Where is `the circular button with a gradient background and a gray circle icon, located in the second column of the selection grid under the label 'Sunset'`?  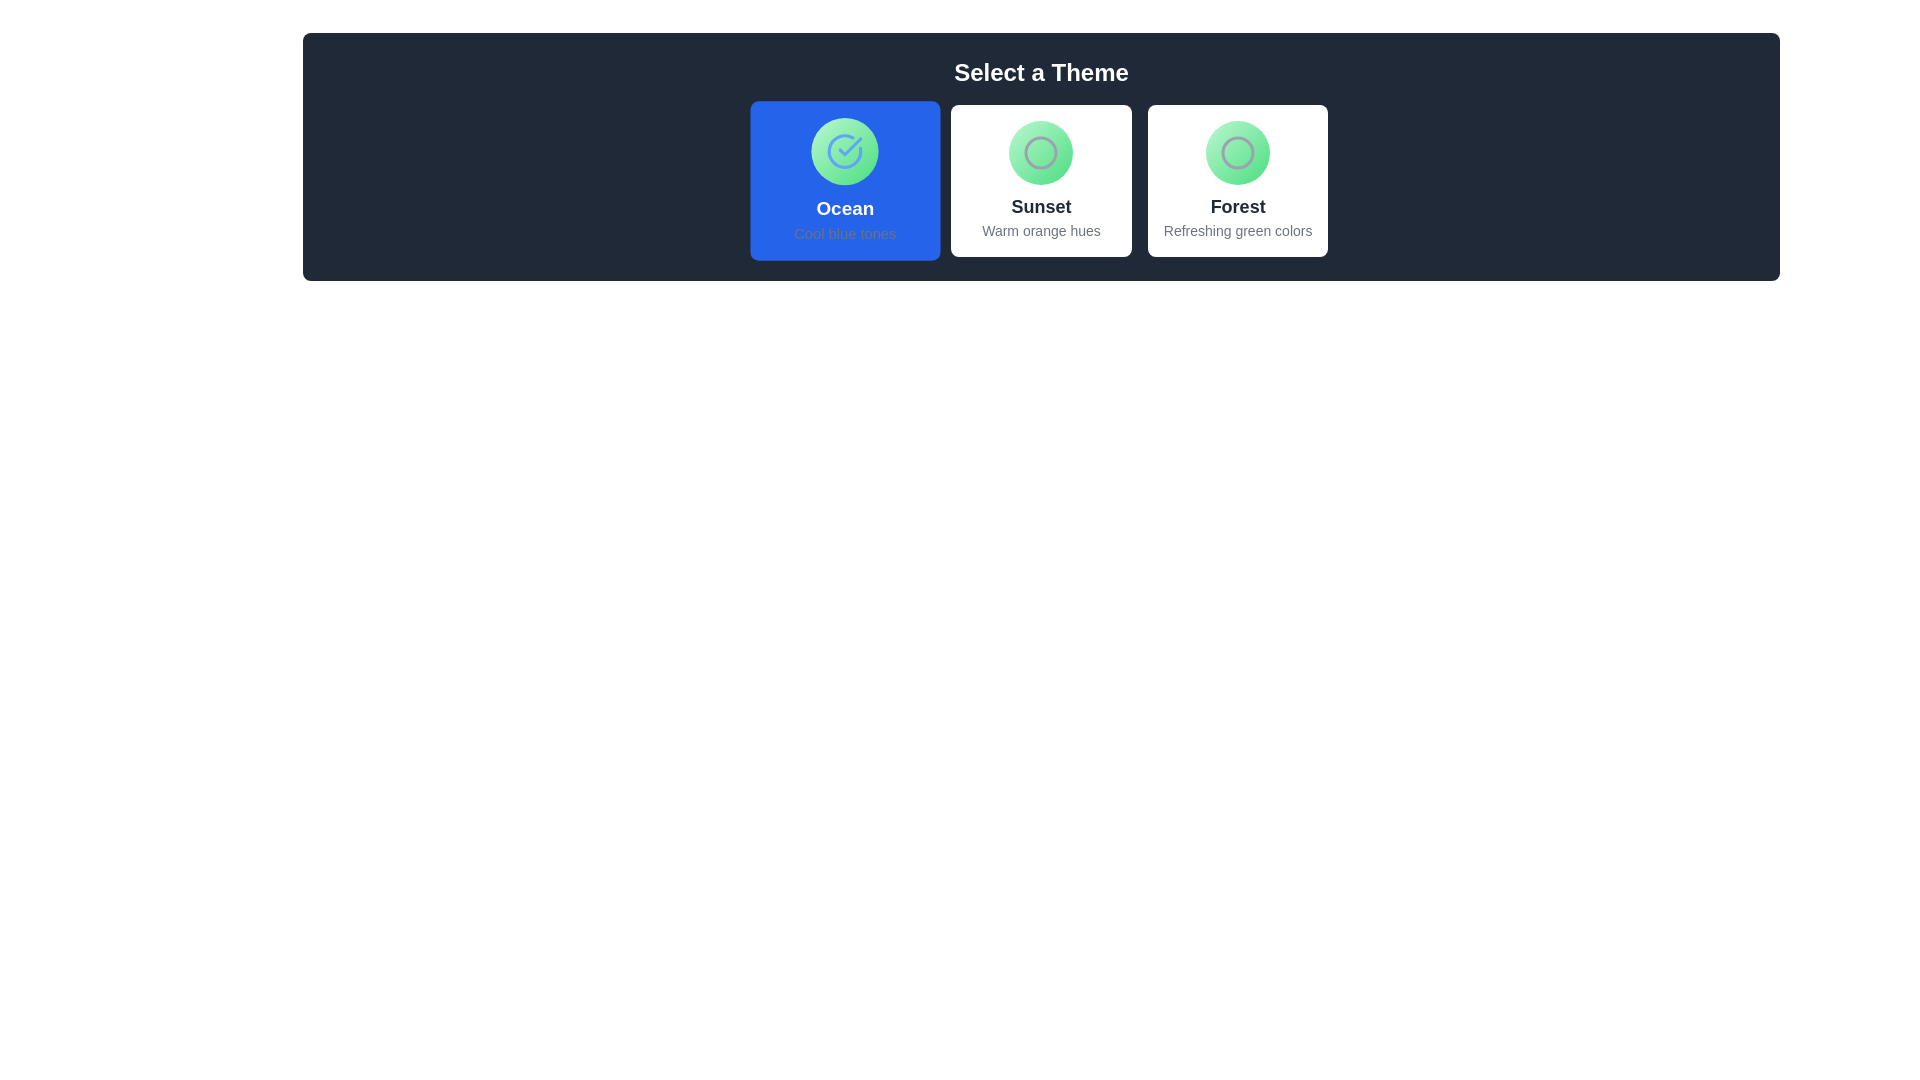
the circular button with a gradient background and a gray circle icon, located in the second column of the selection grid under the label 'Sunset' is located at coordinates (1040, 152).